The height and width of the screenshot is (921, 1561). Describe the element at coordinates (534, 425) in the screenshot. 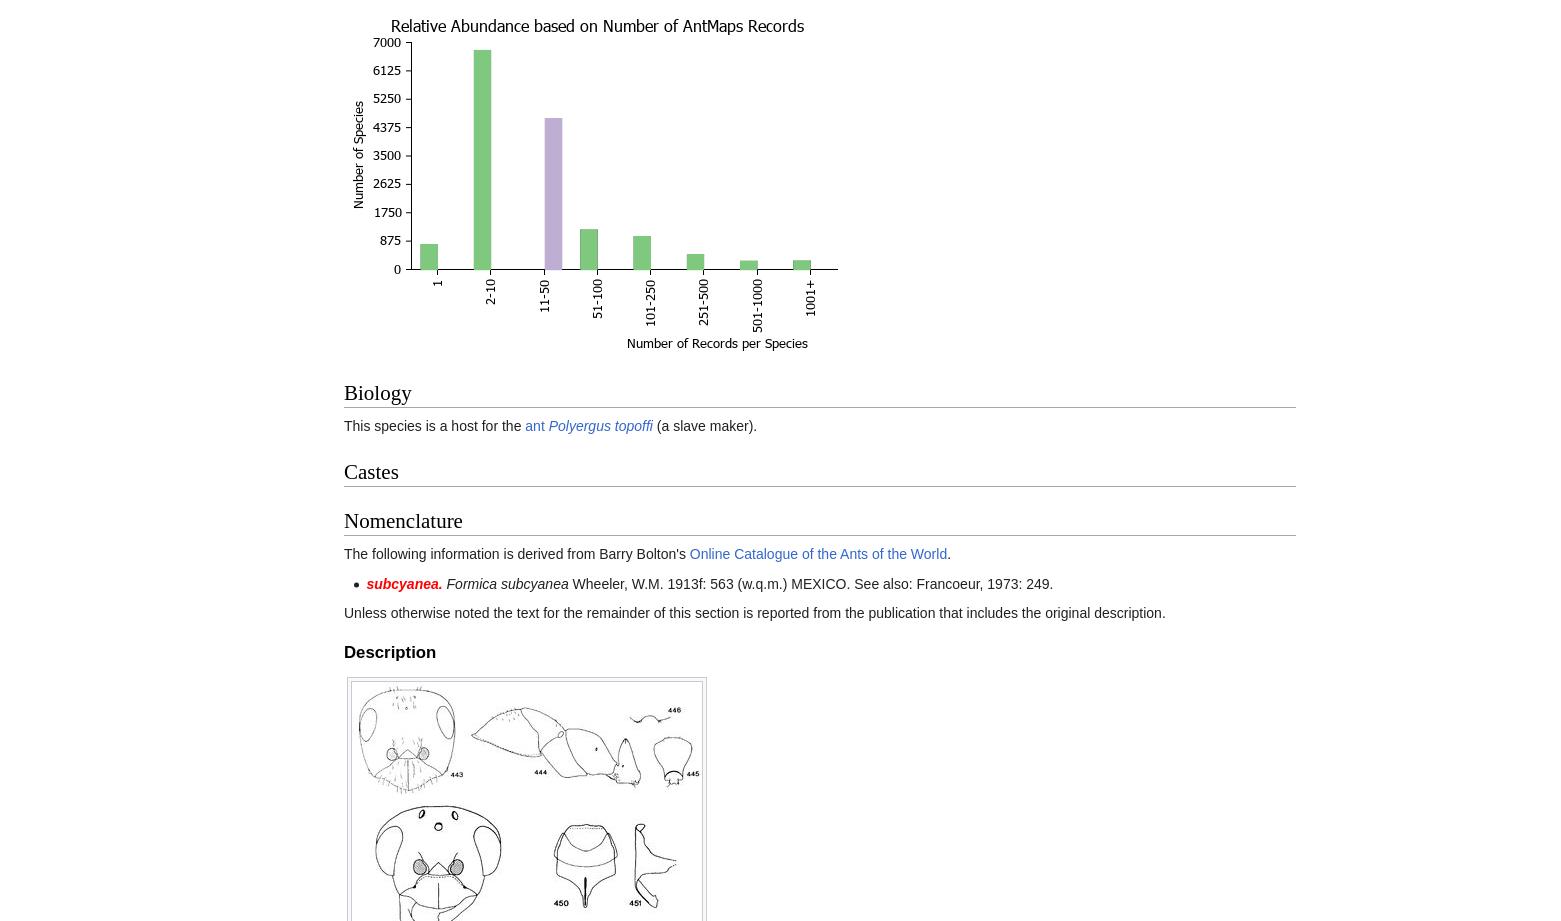

I see `'ant'` at that location.